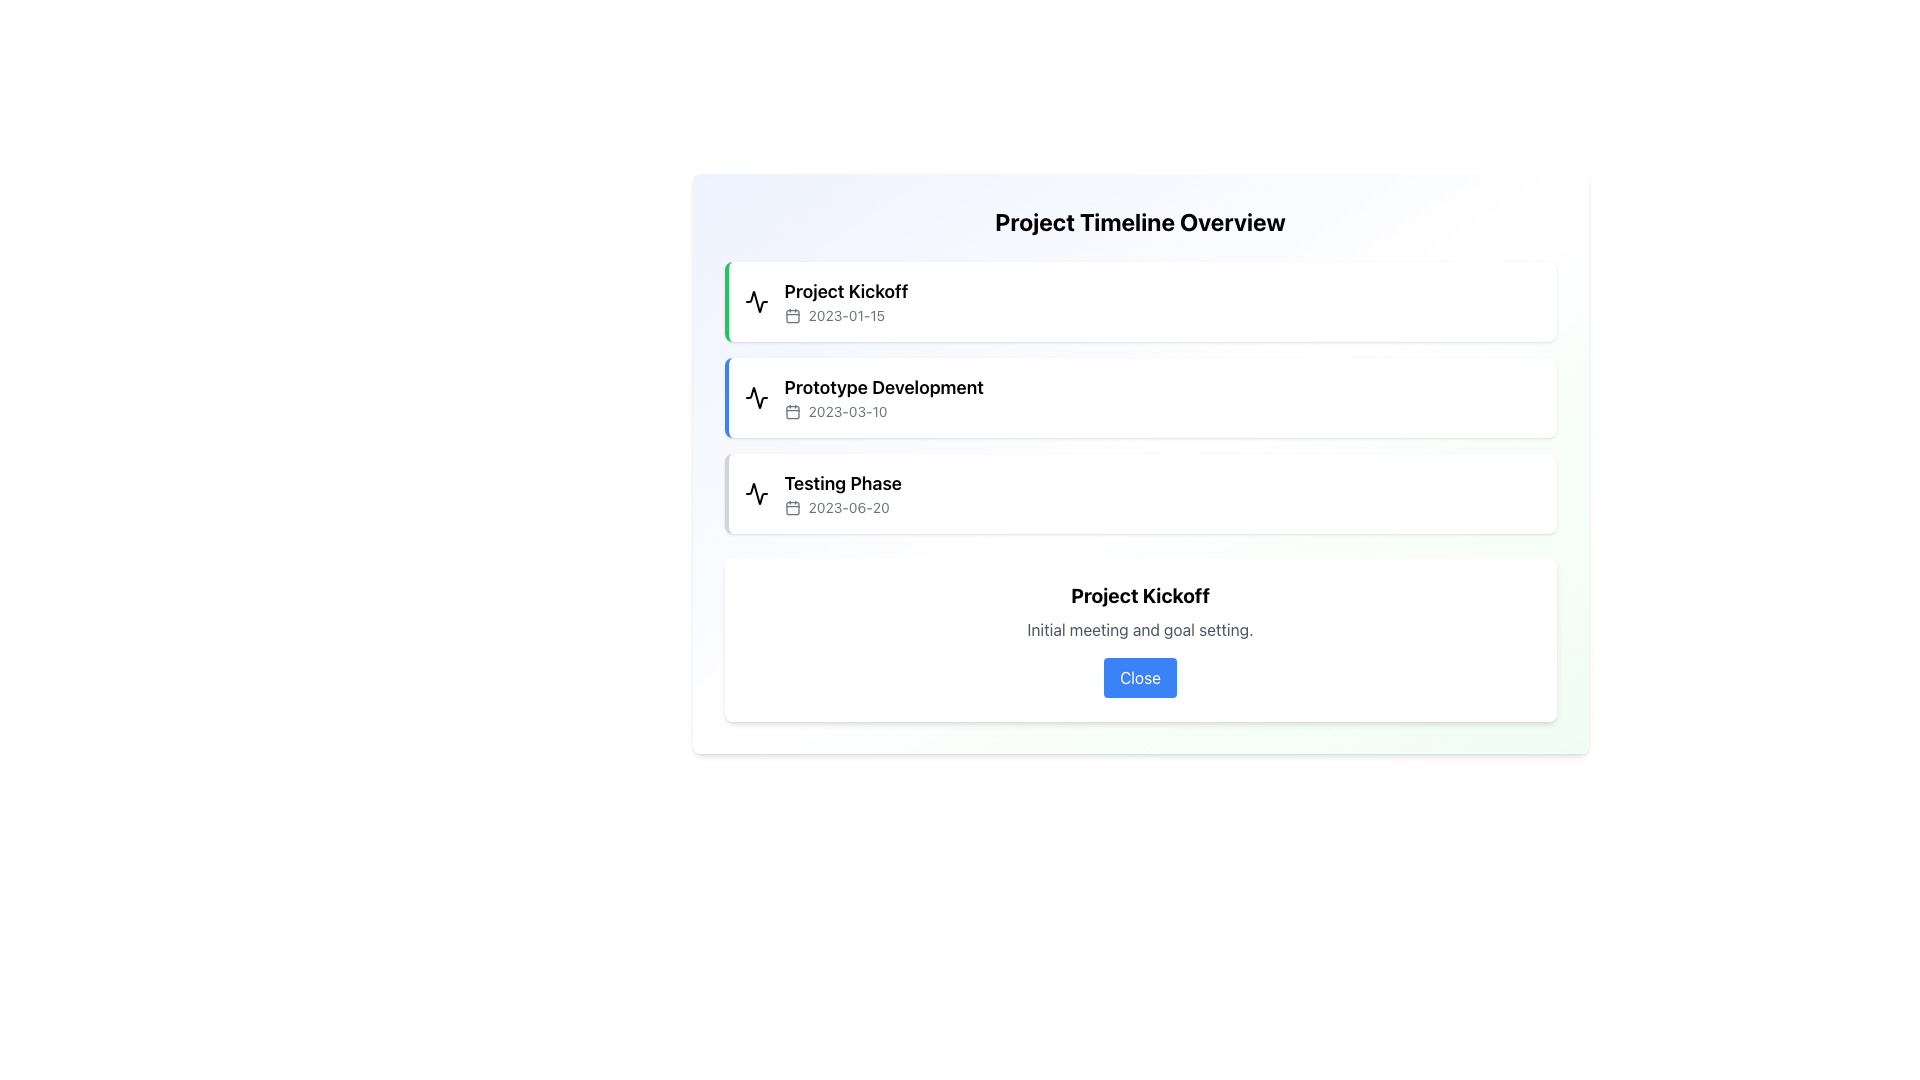 The width and height of the screenshot is (1920, 1080). Describe the element at coordinates (1140, 677) in the screenshot. I see `the 'Close' button, which is a bright blue rectangular button with white text, located at the bottom-center of the white box containing information about the 'Project Kickoff' meeting` at that location.